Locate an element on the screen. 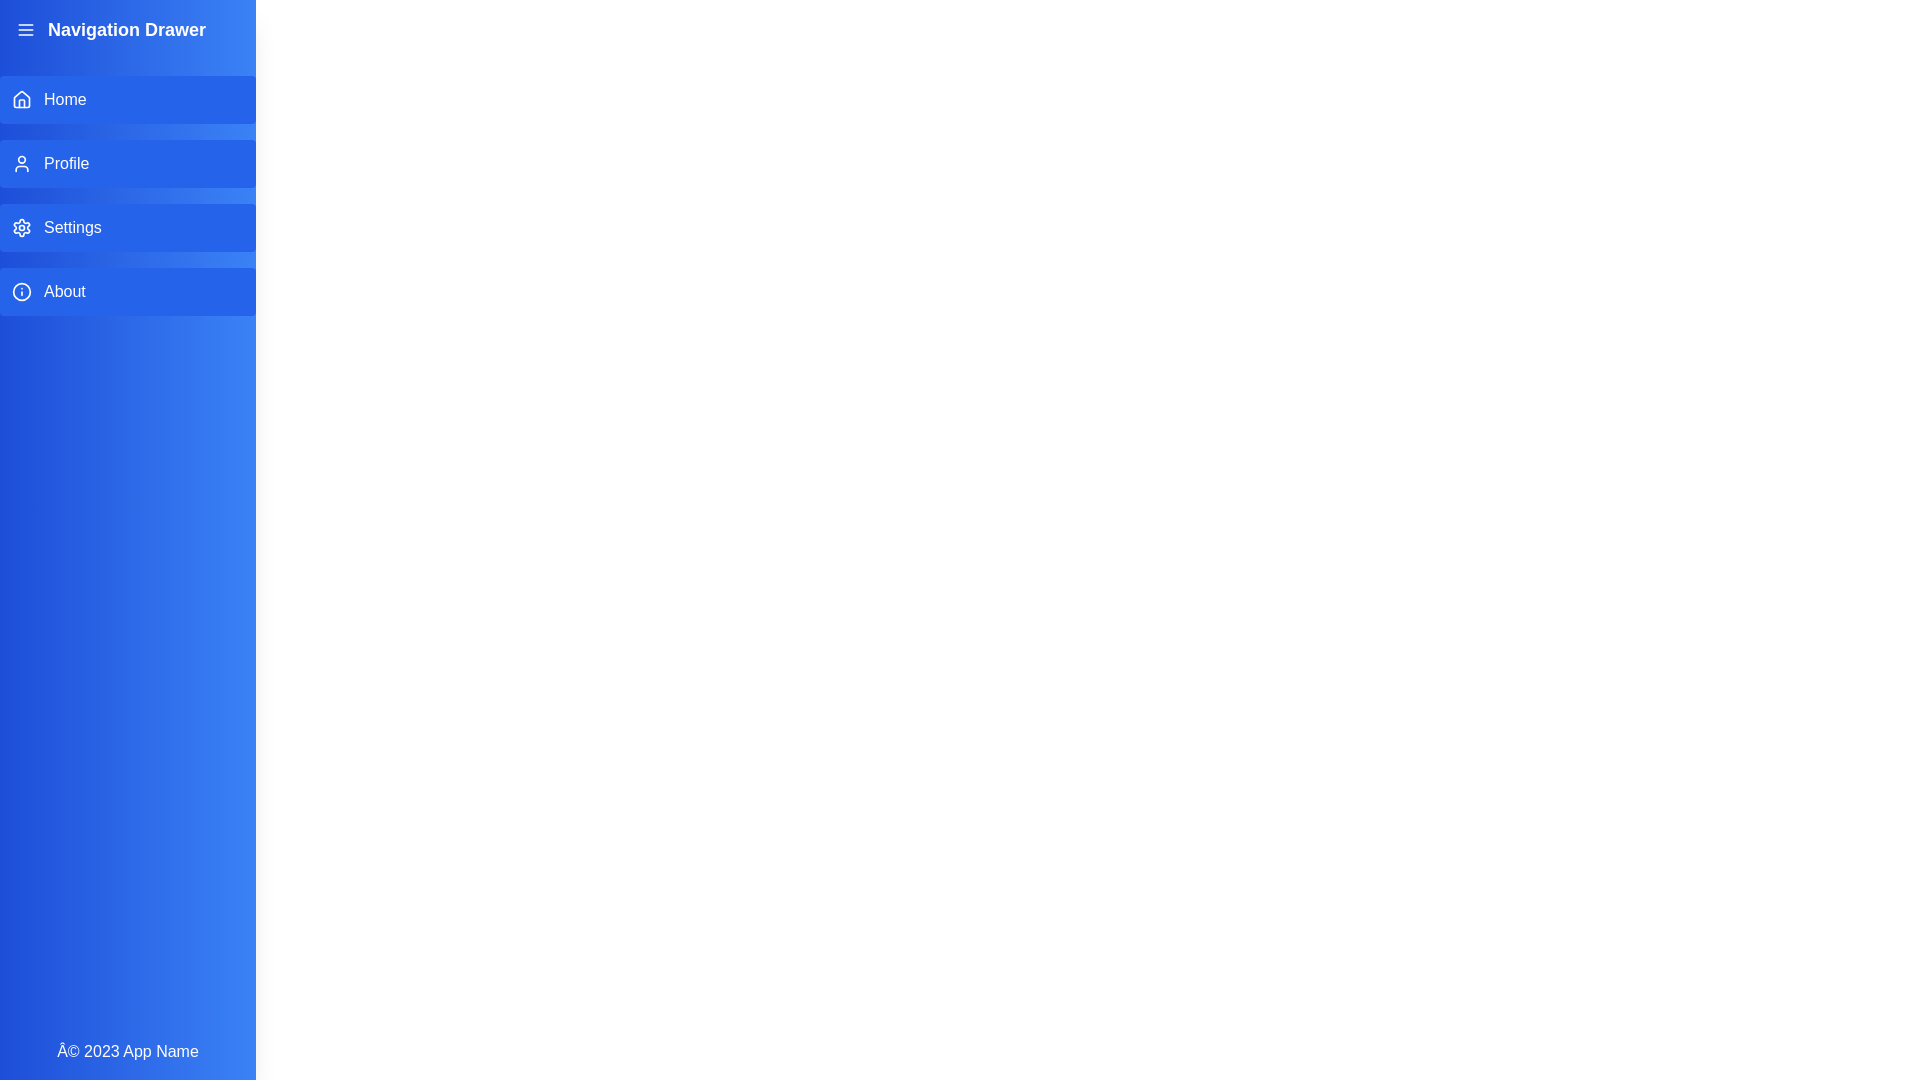  the toggle icon for the navigation drawer located in the top-left corner of the blue navigation sidebar is located at coordinates (25, 30).